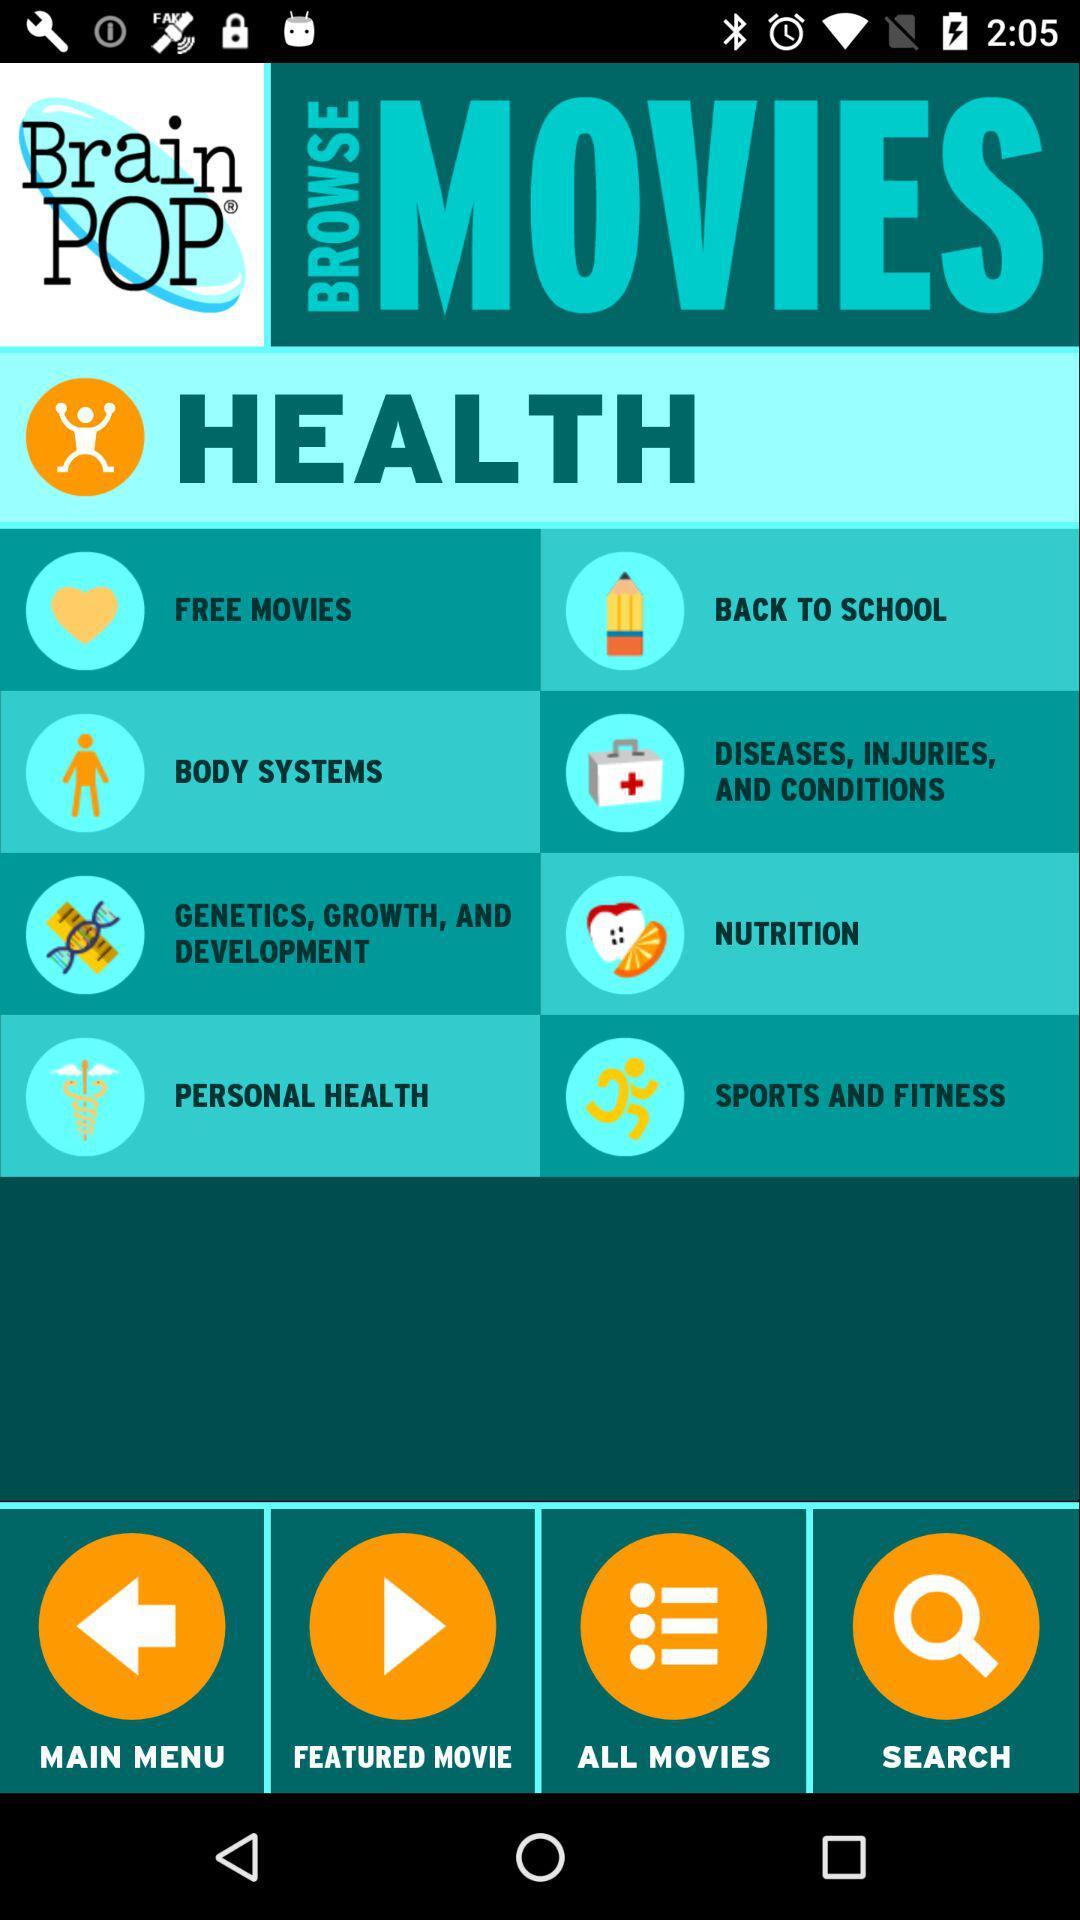 This screenshot has height=1920, width=1080. I want to click on the free movies, so click(342, 608).